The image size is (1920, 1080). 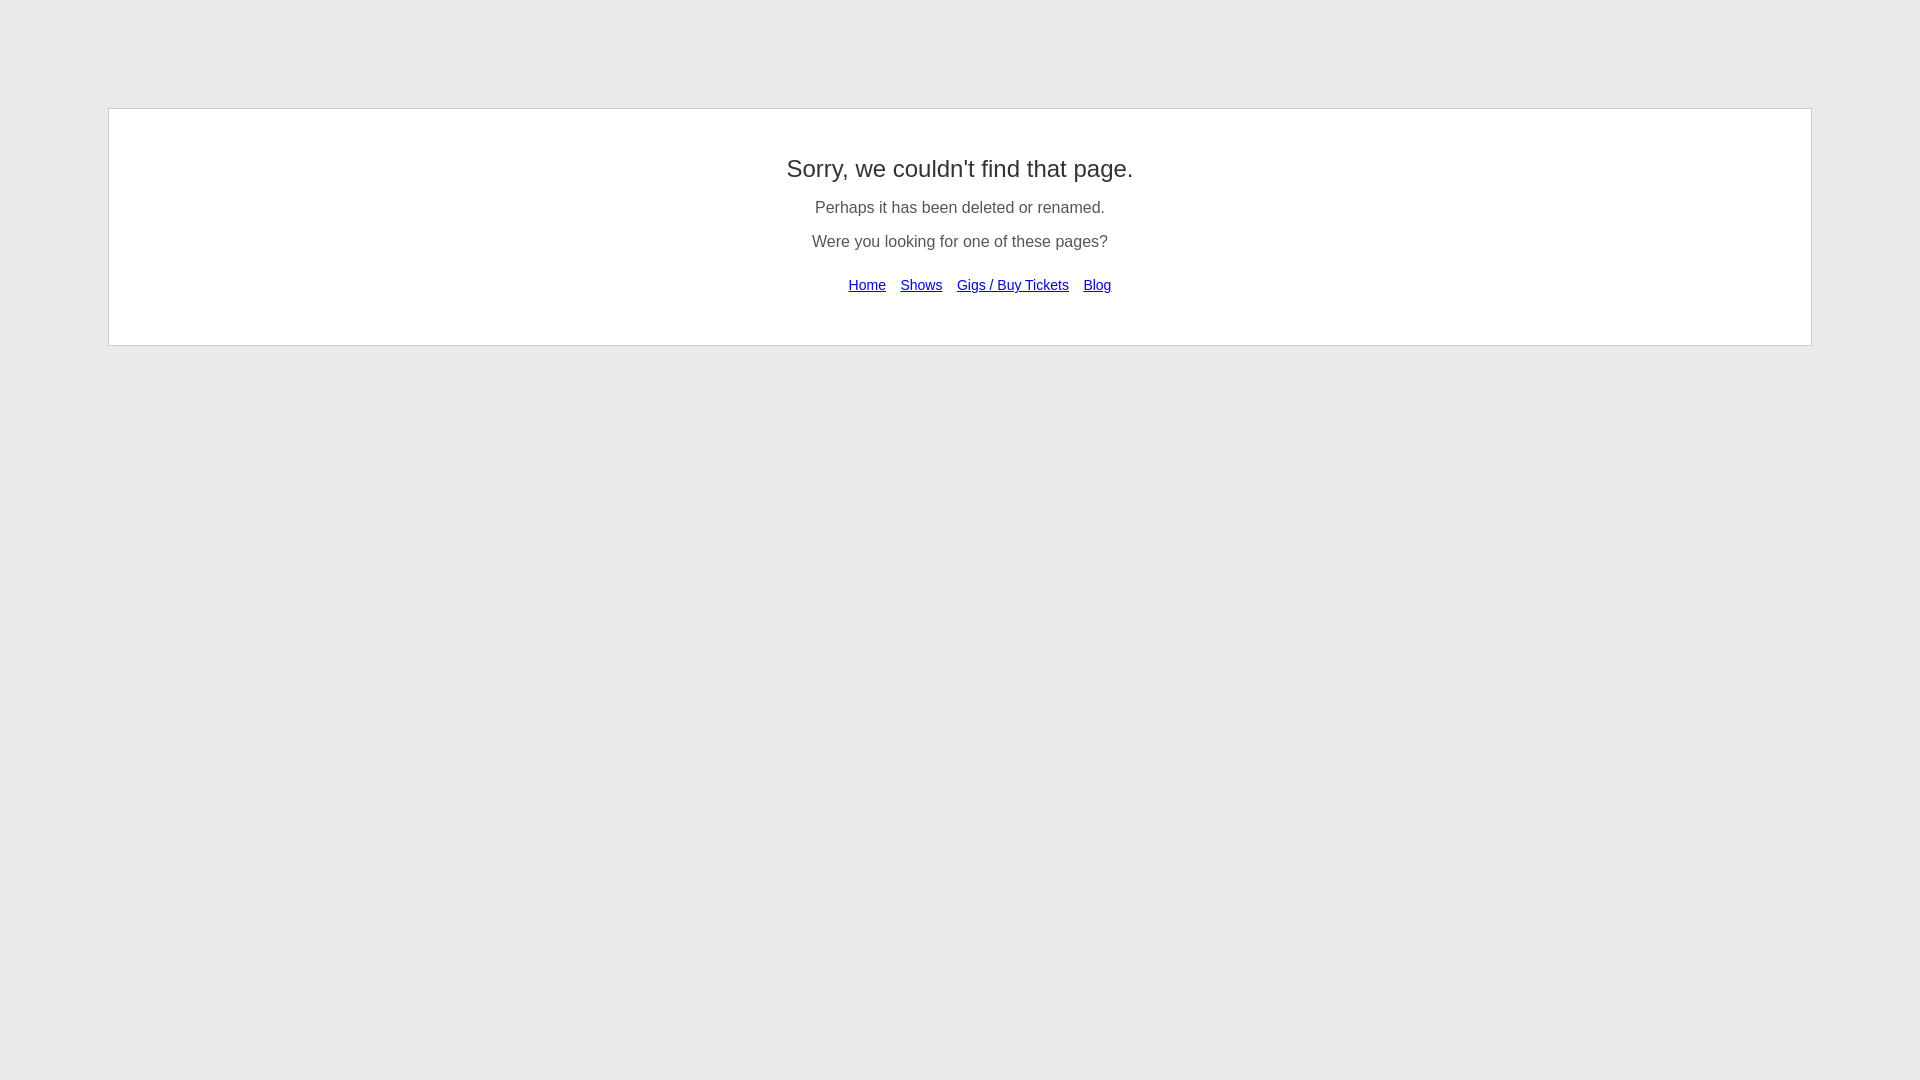 What do you see at coordinates (1012, 285) in the screenshot?
I see `'Gigs / Buy Tickets'` at bounding box center [1012, 285].